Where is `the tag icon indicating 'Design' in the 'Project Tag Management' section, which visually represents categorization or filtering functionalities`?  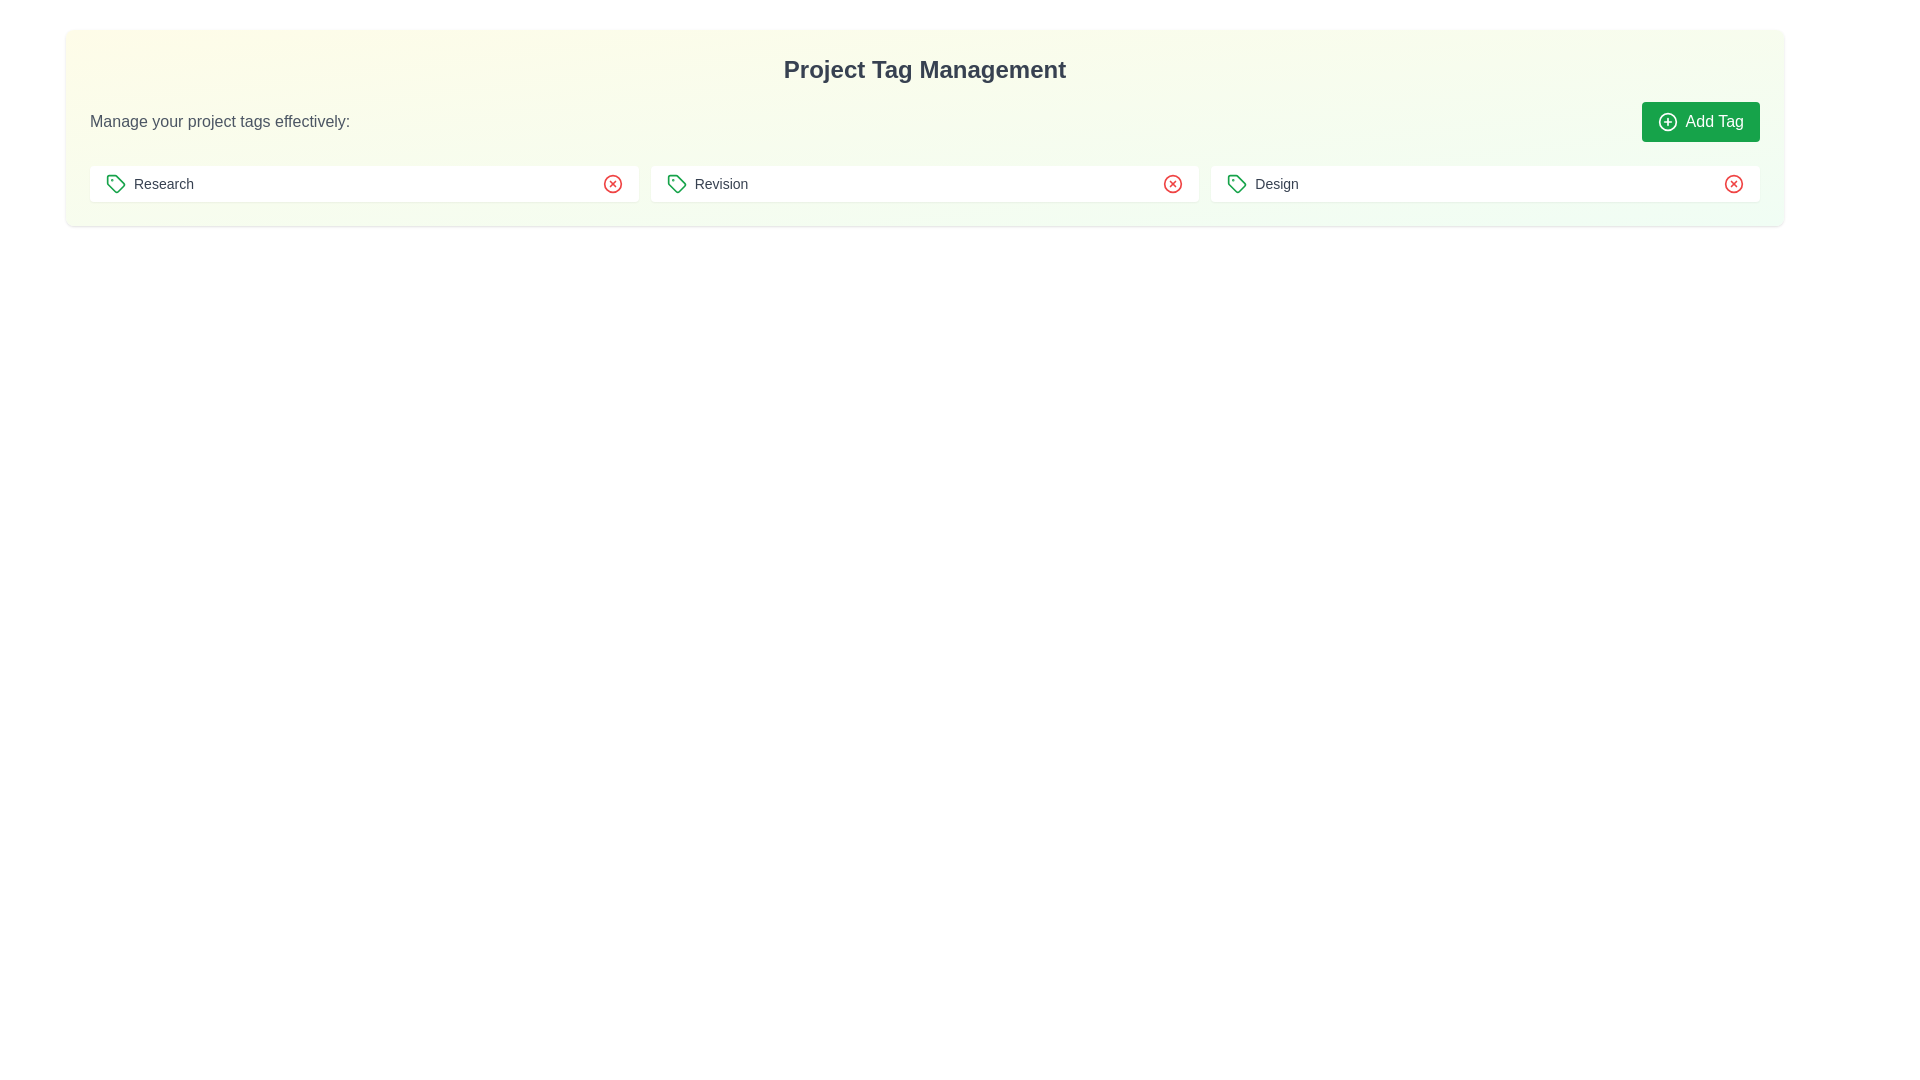
the tag icon indicating 'Design' in the 'Project Tag Management' section, which visually represents categorization or filtering functionalities is located at coordinates (1236, 184).